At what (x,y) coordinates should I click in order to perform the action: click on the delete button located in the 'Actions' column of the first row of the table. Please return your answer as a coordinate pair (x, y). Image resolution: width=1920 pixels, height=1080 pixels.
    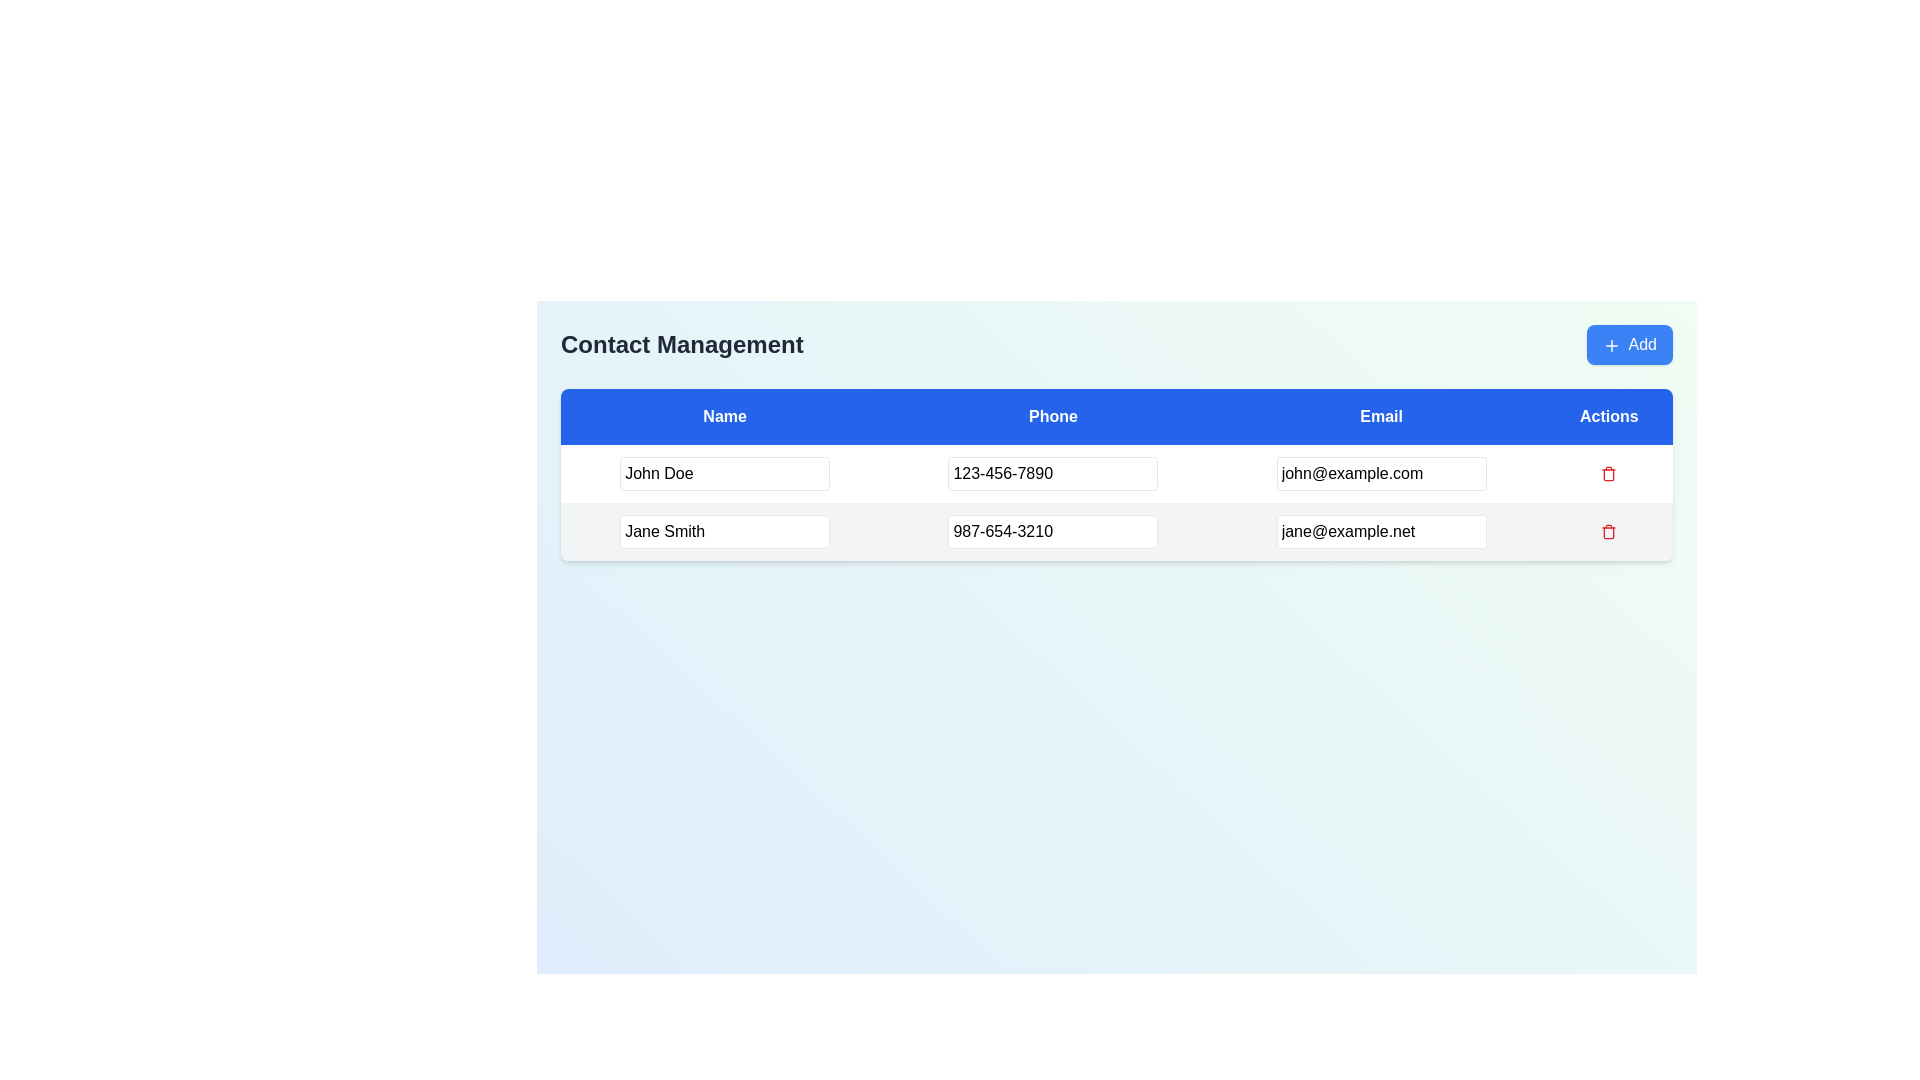
    Looking at the image, I should click on (1609, 474).